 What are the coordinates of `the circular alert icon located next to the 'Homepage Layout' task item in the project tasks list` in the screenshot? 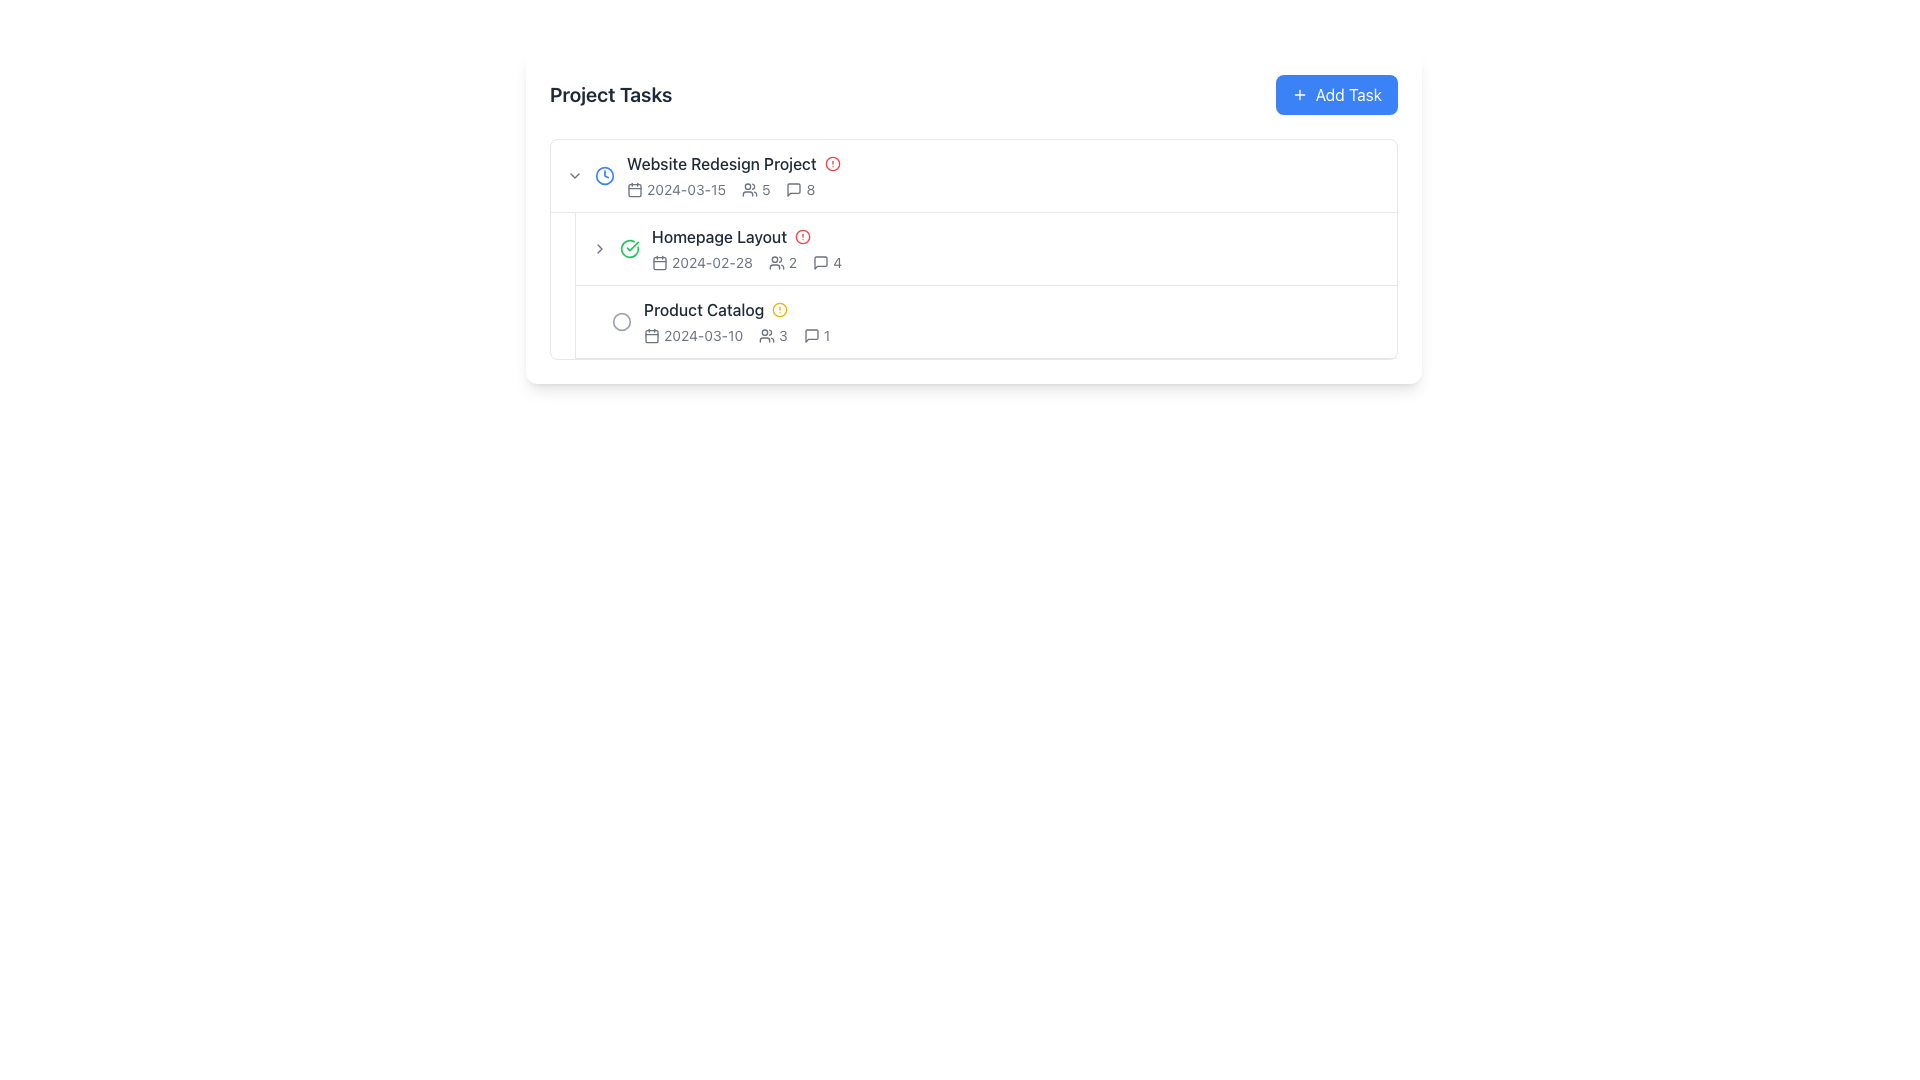 It's located at (803, 235).